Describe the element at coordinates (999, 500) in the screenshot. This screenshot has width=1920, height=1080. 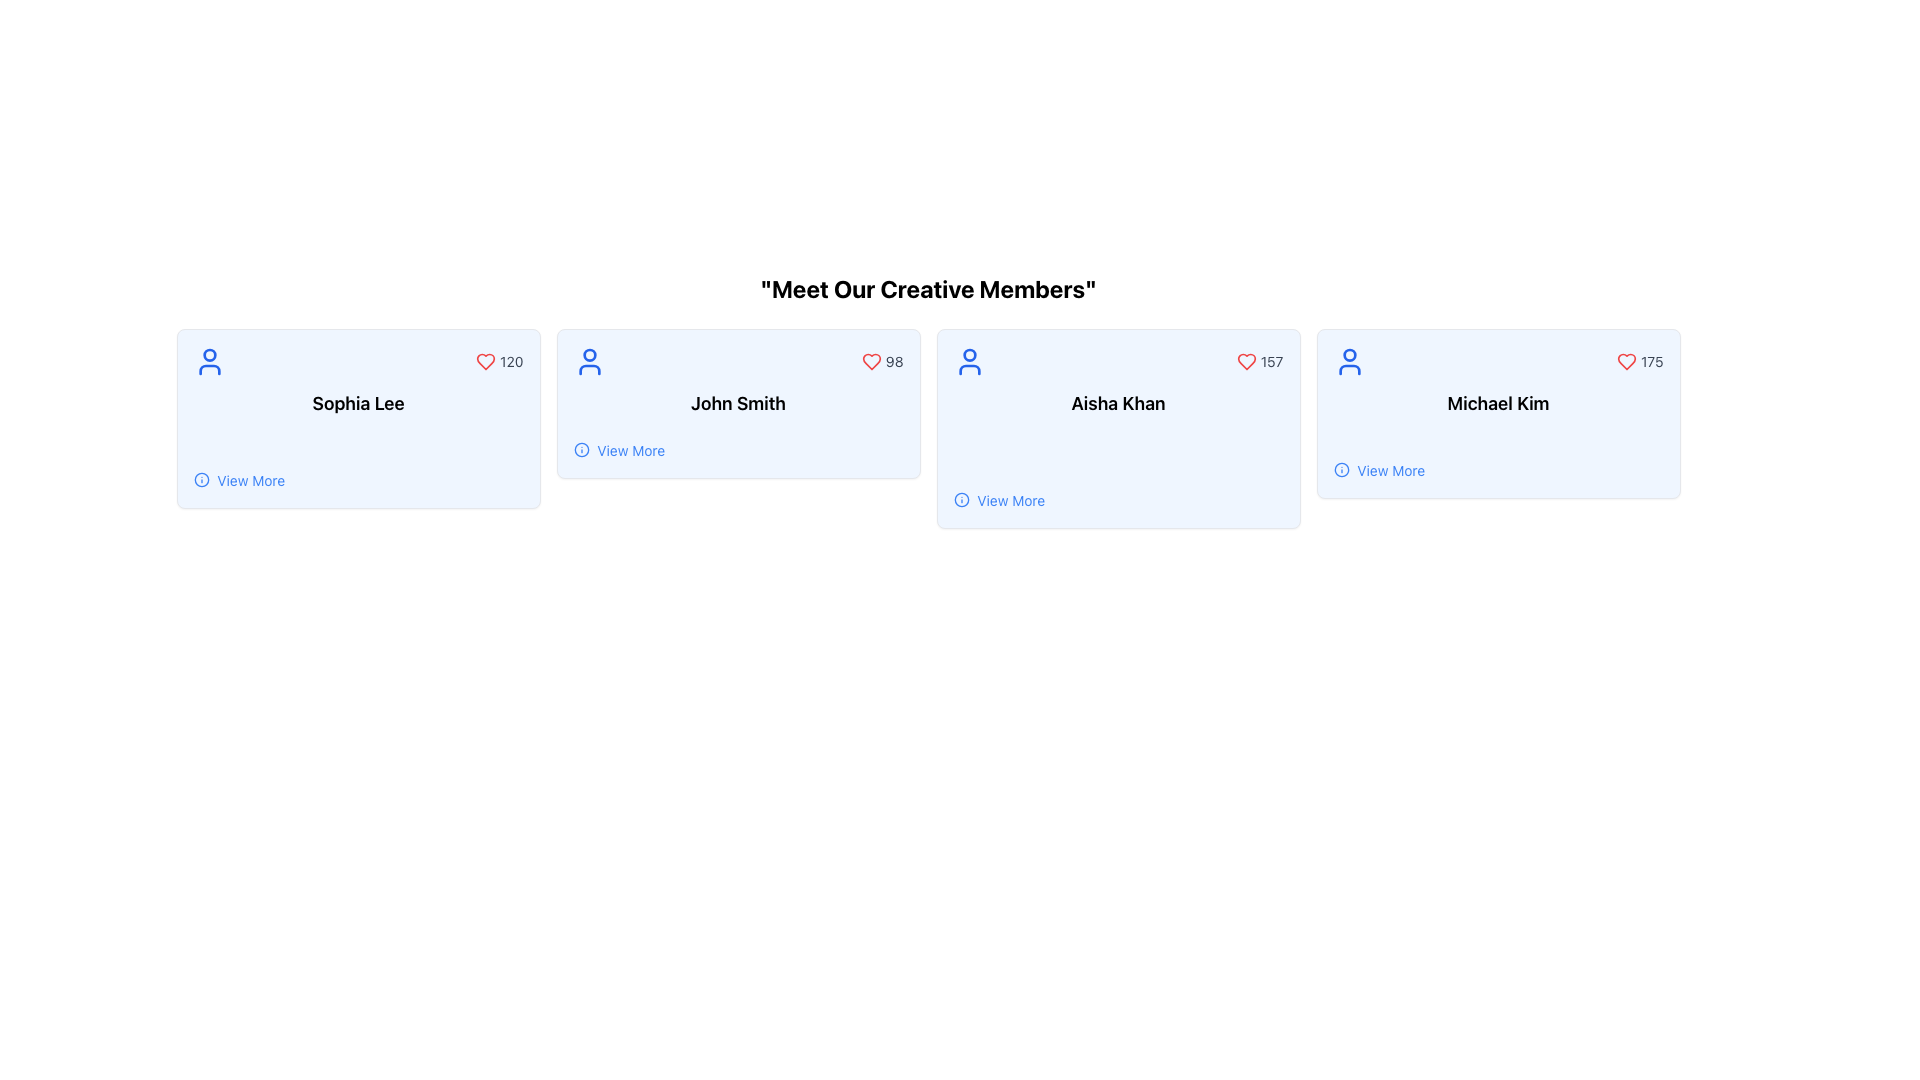
I see `the 'View More' button associated with 'Aisha Khan' to underline the text` at that location.